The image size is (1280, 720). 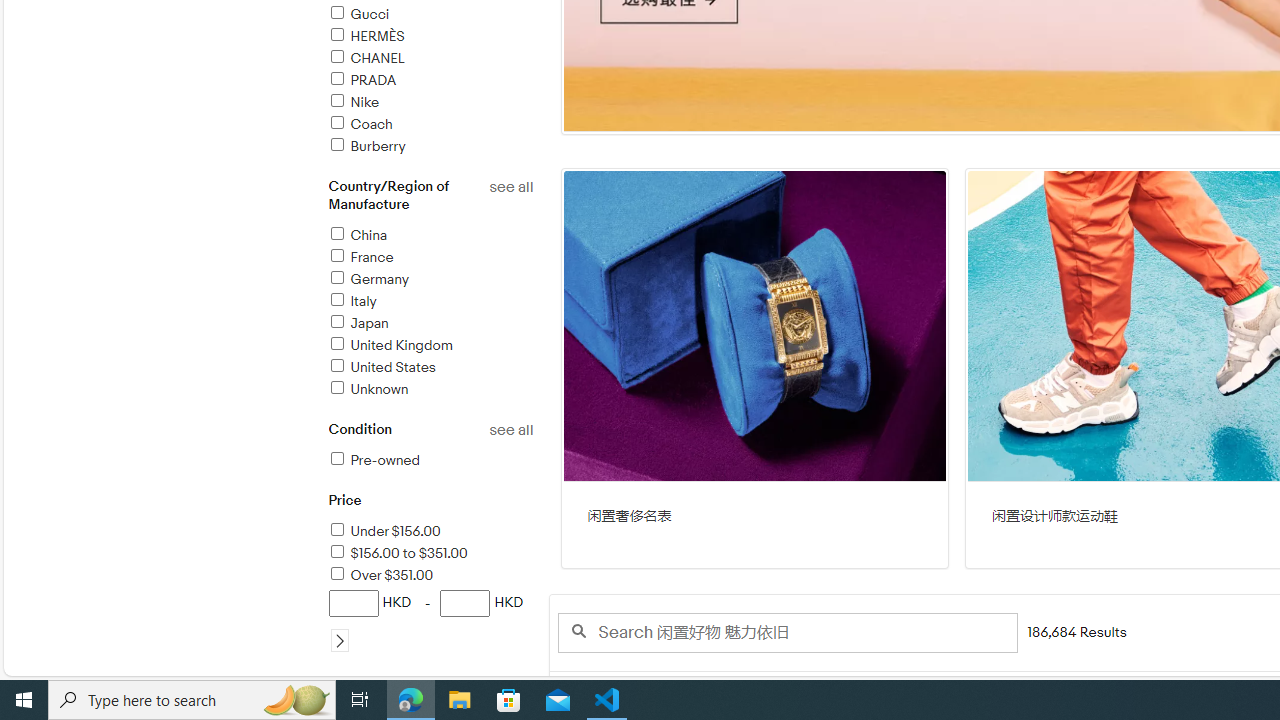 What do you see at coordinates (357, 322) in the screenshot?
I see `'Japan'` at bounding box center [357, 322].